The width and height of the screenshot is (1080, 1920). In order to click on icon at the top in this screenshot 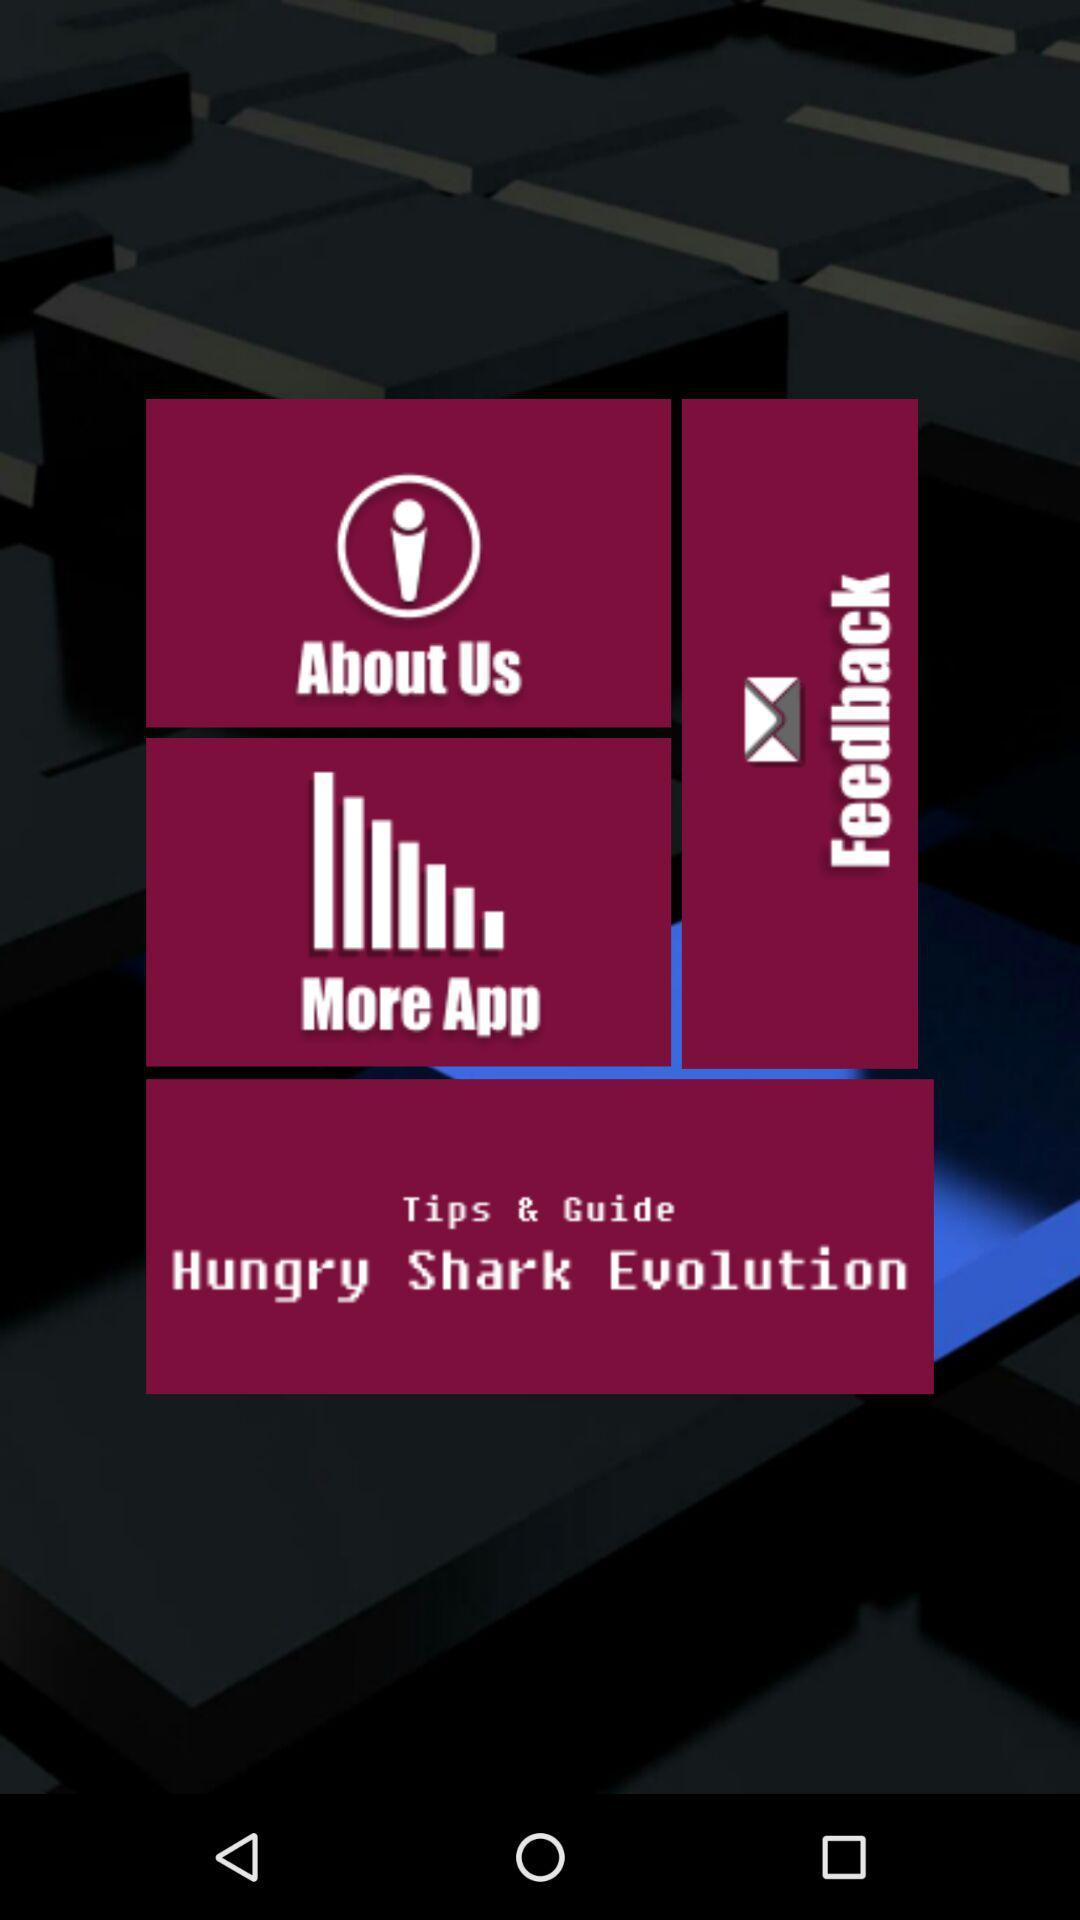, I will do `click(407, 562)`.